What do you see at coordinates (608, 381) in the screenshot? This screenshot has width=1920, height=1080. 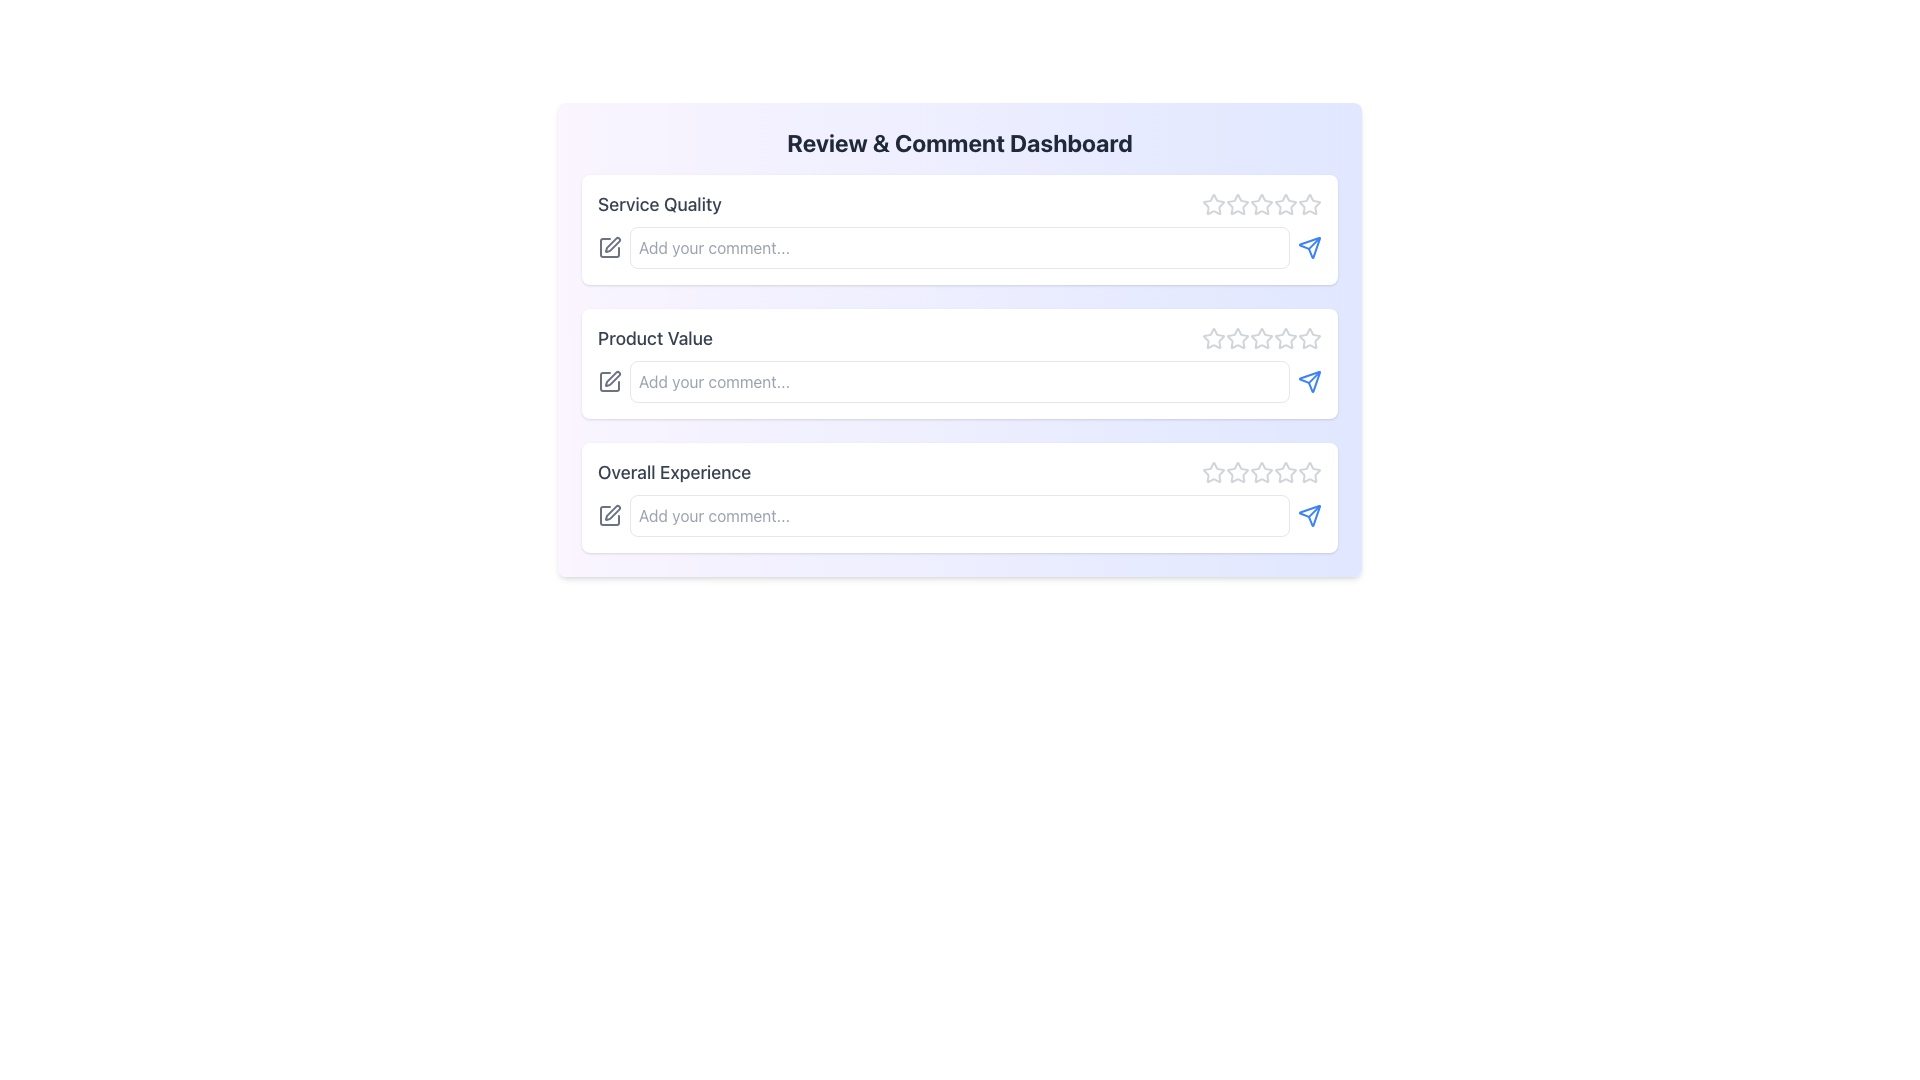 I see `the small gray square icon with a pen symbol, located to the left of the input field in the 'Product Value' comment section` at bounding box center [608, 381].